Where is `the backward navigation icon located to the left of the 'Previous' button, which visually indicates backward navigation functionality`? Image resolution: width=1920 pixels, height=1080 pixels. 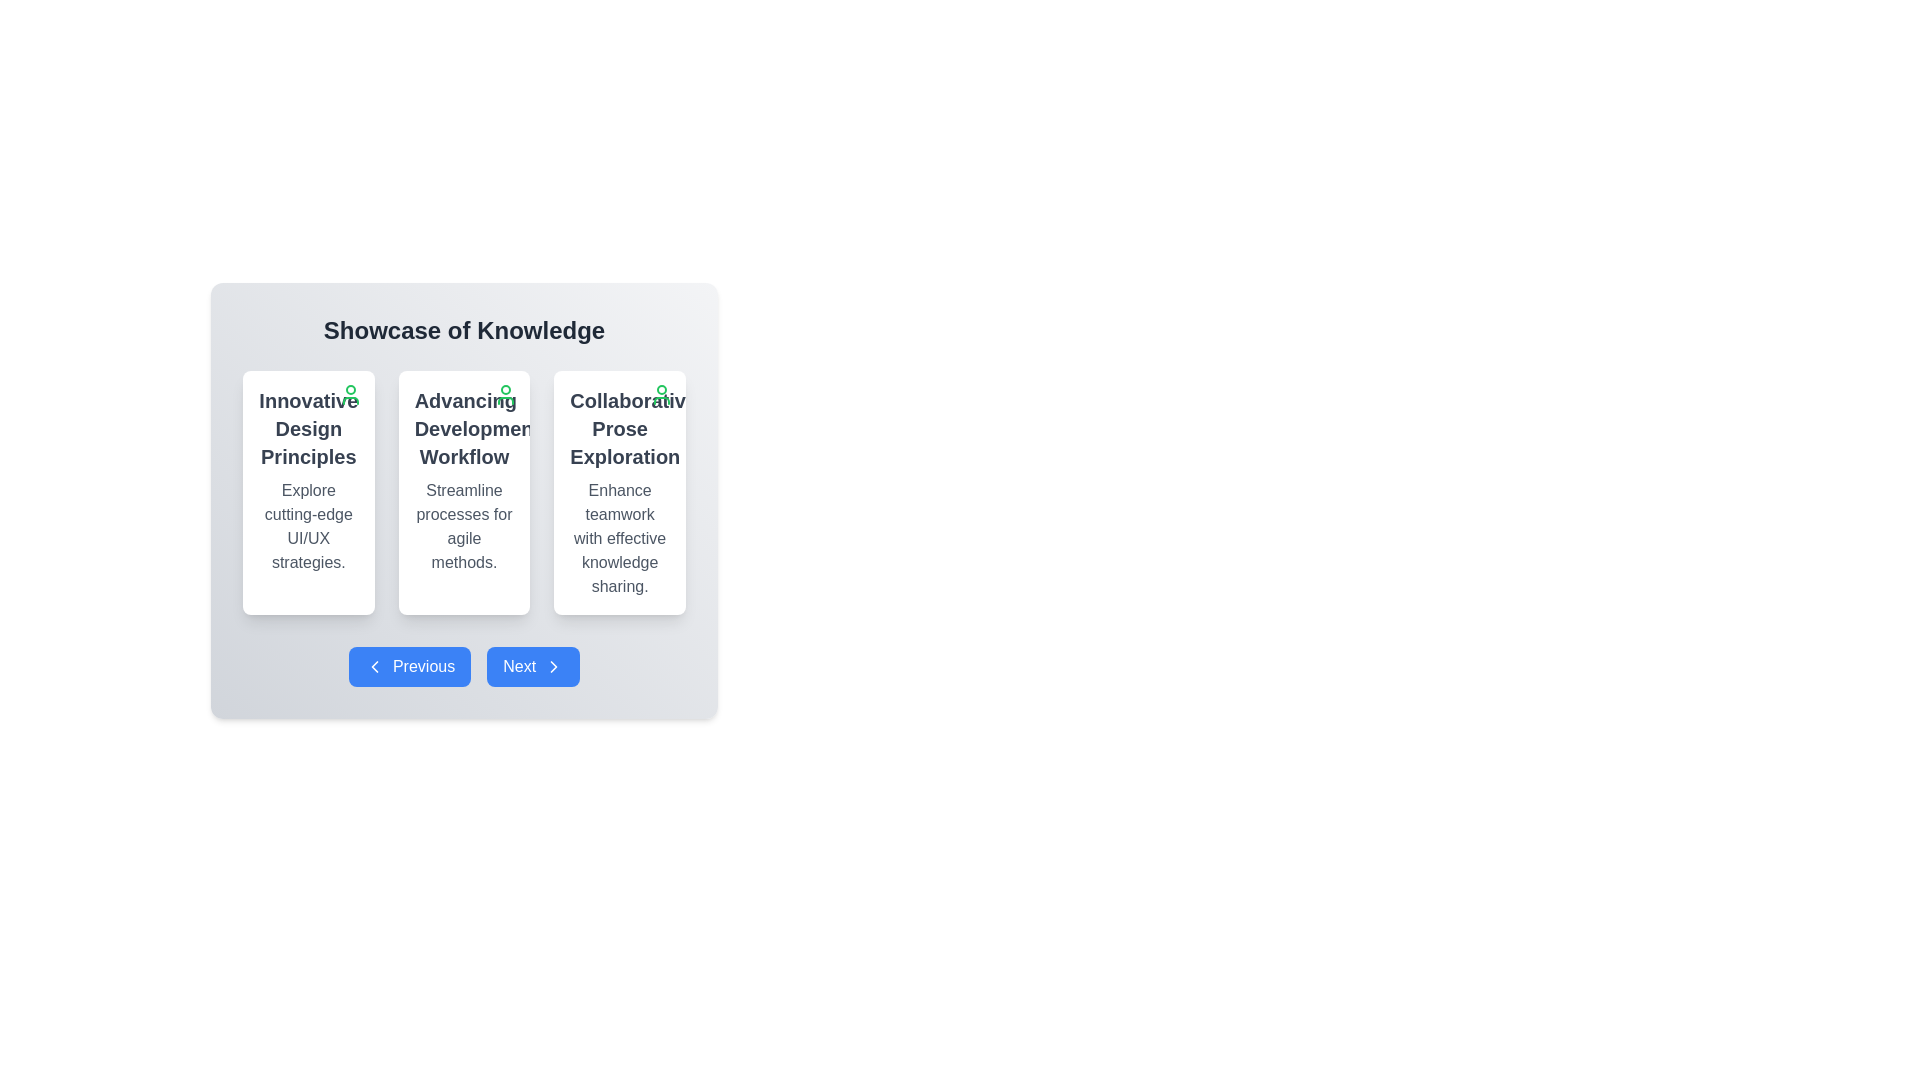
the backward navigation icon located to the left of the 'Previous' button, which visually indicates backward navigation functionality is located at coordinates (374, 667).